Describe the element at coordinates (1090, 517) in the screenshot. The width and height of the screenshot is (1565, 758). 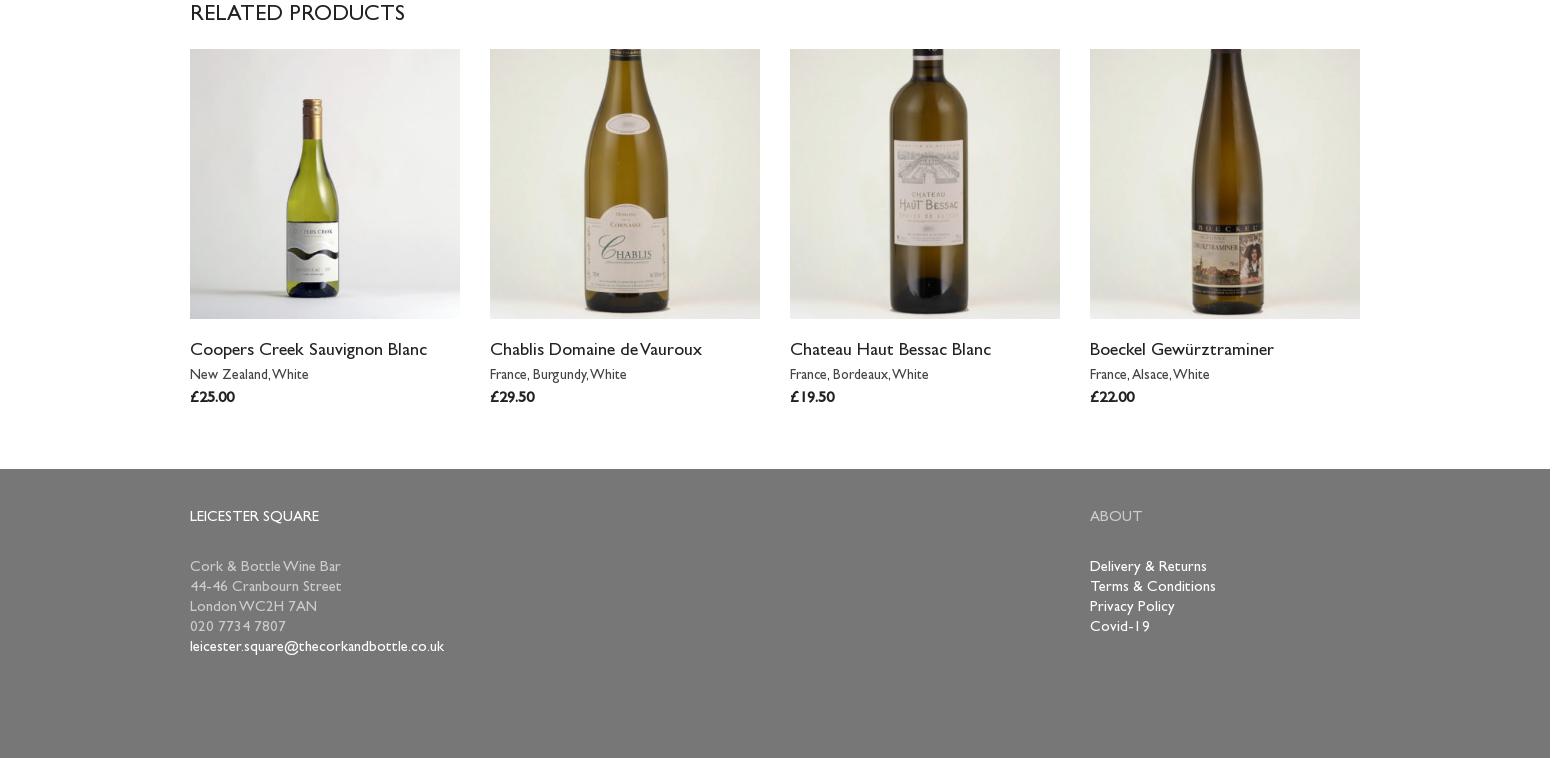
I see `'ABOUT'` at that location.